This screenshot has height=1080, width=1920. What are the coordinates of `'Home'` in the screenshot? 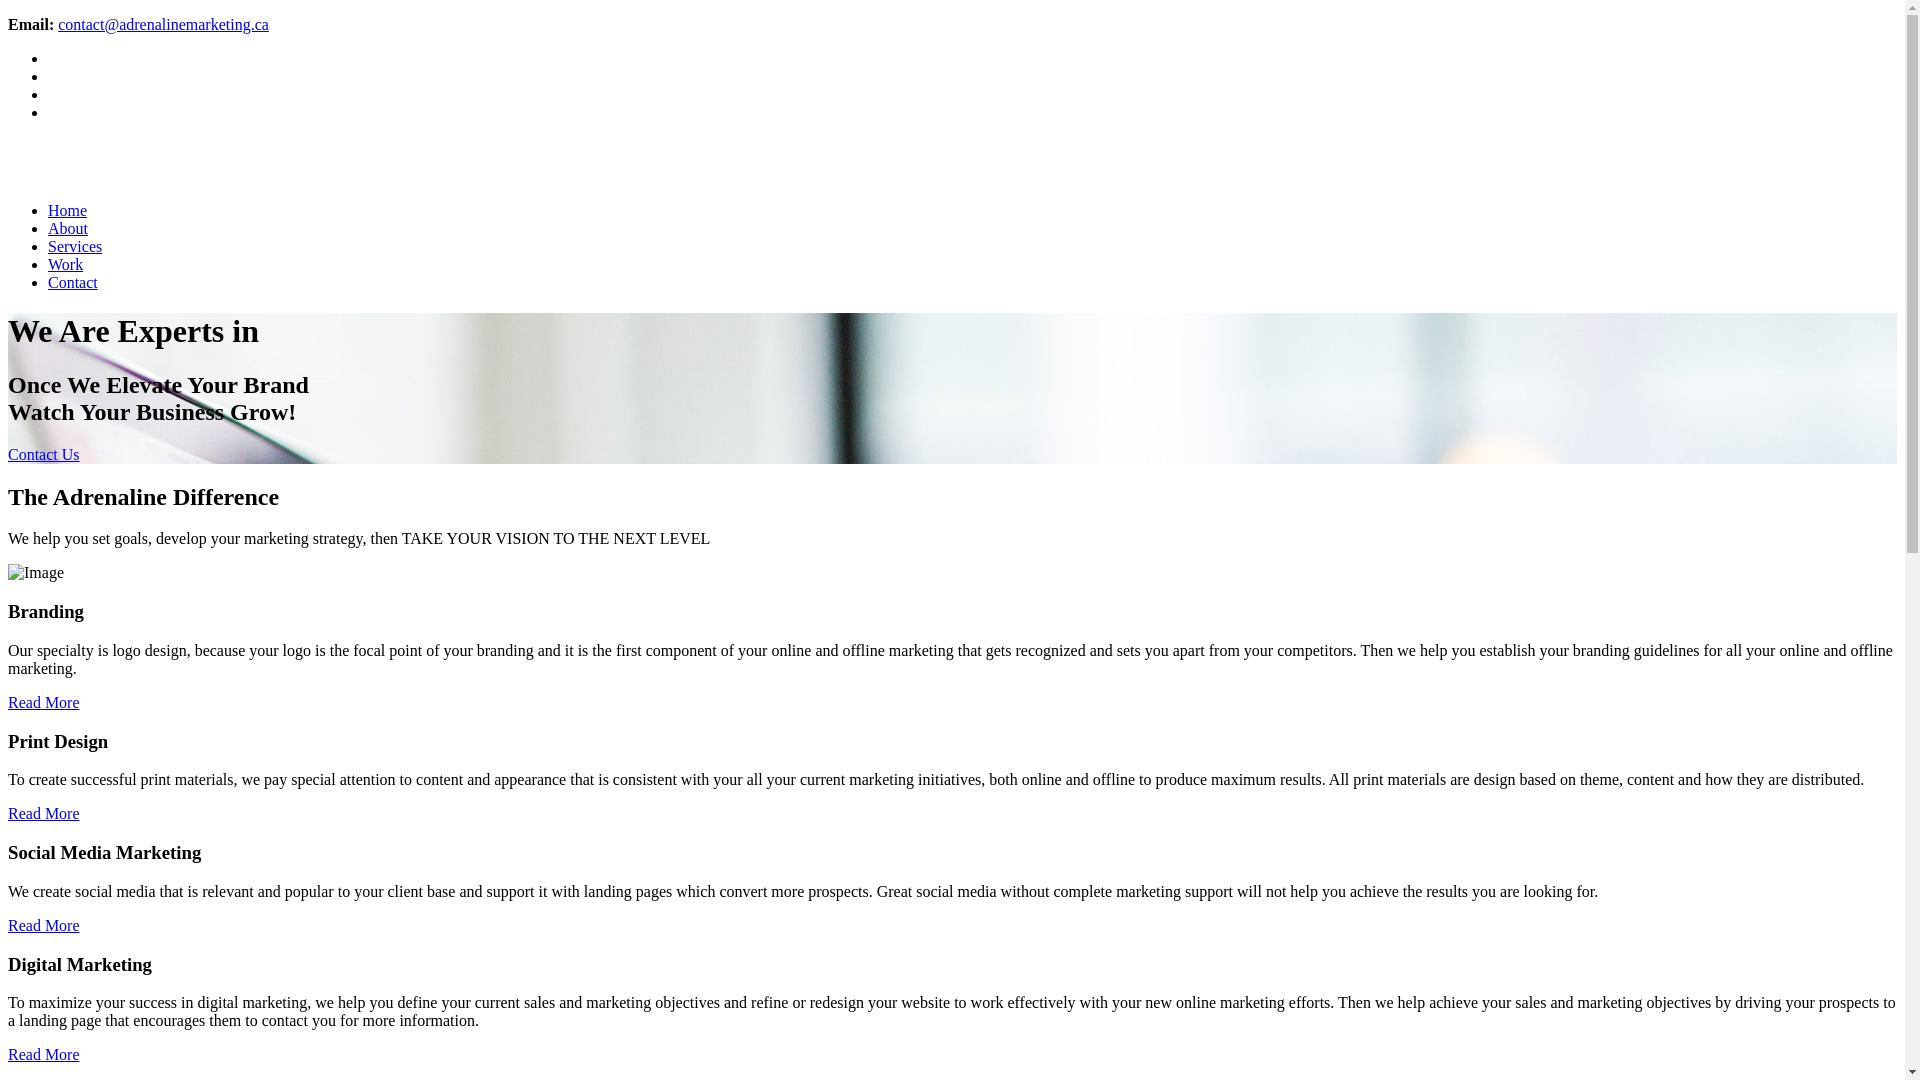 It's located at (67, 210).